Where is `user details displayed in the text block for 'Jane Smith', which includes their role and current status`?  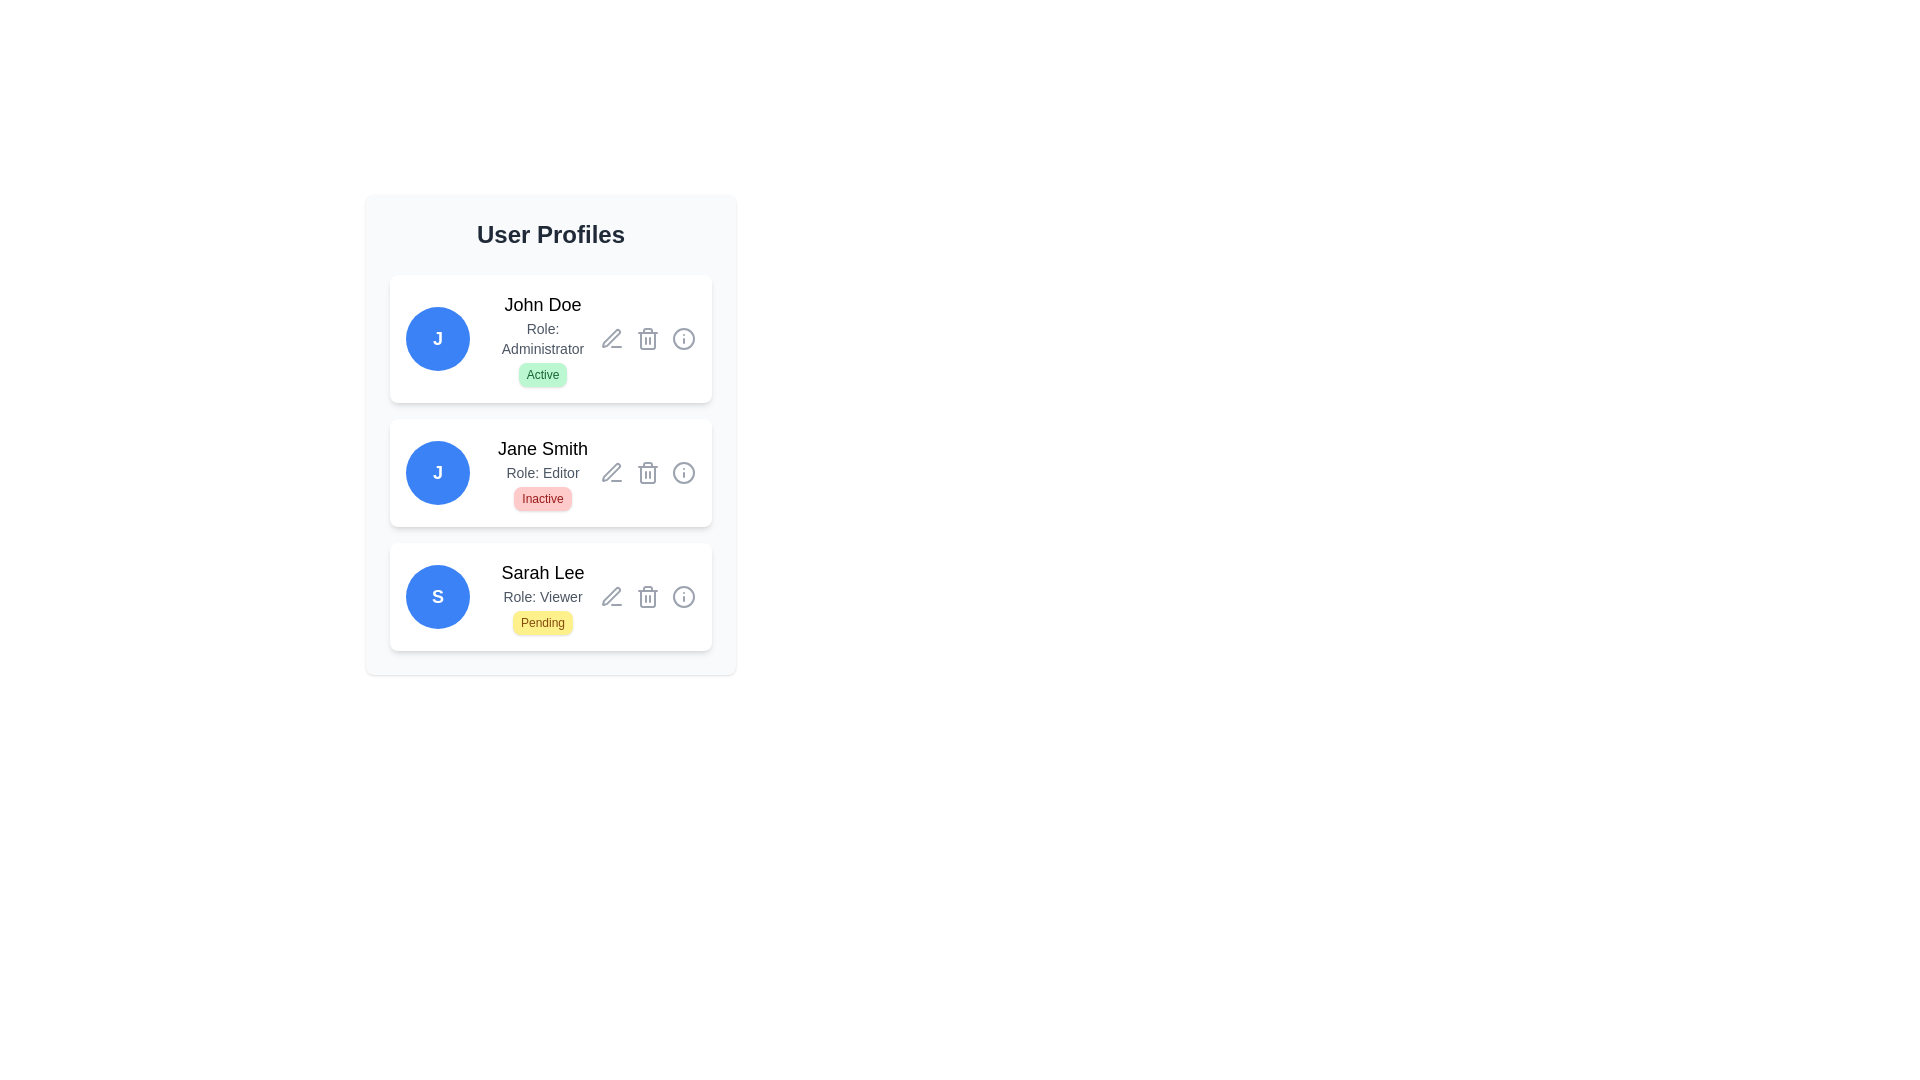 user details displayed in the text block for 'Jane Smith', which includes their role and current status is located at coordinates (542, 473).